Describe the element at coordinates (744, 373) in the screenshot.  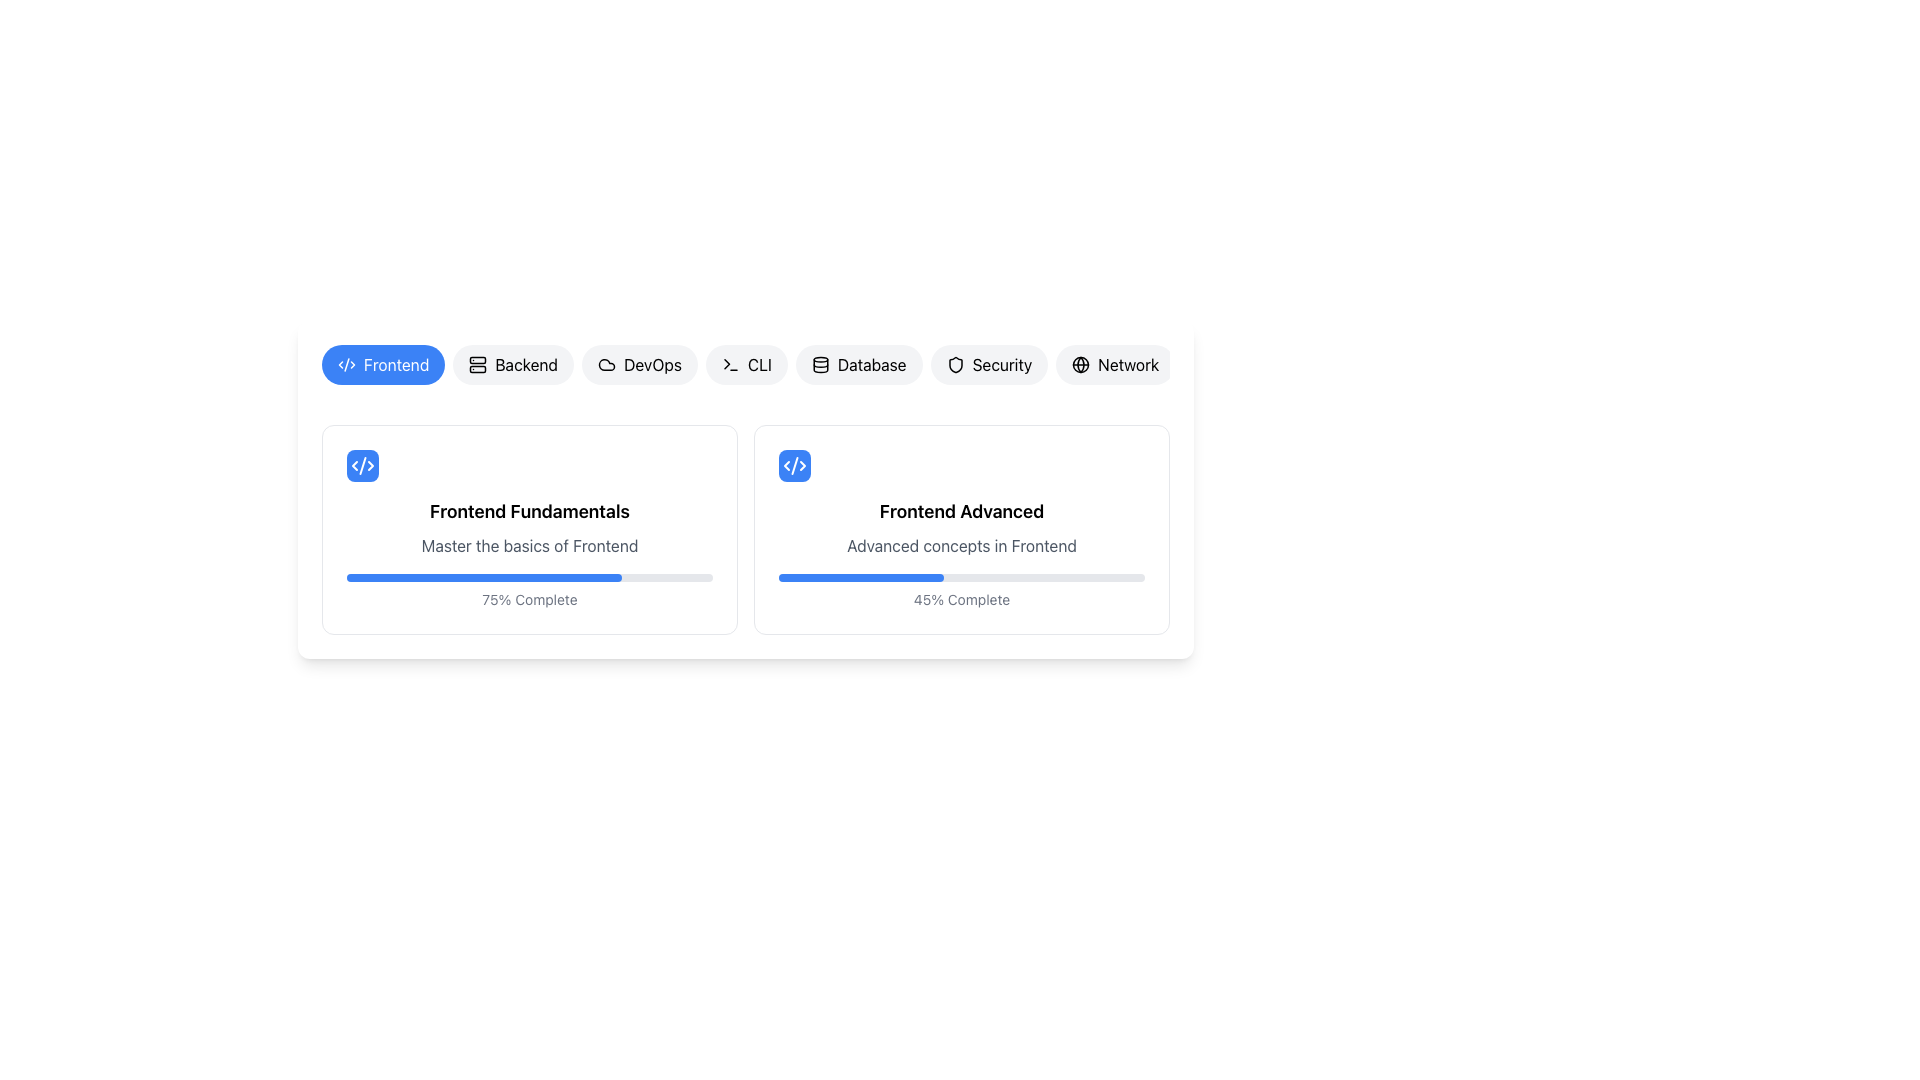
I see `the category in the horizontal menu bar that includes items like 'Frontend', 'Backend', or 'CLI'` at that location.